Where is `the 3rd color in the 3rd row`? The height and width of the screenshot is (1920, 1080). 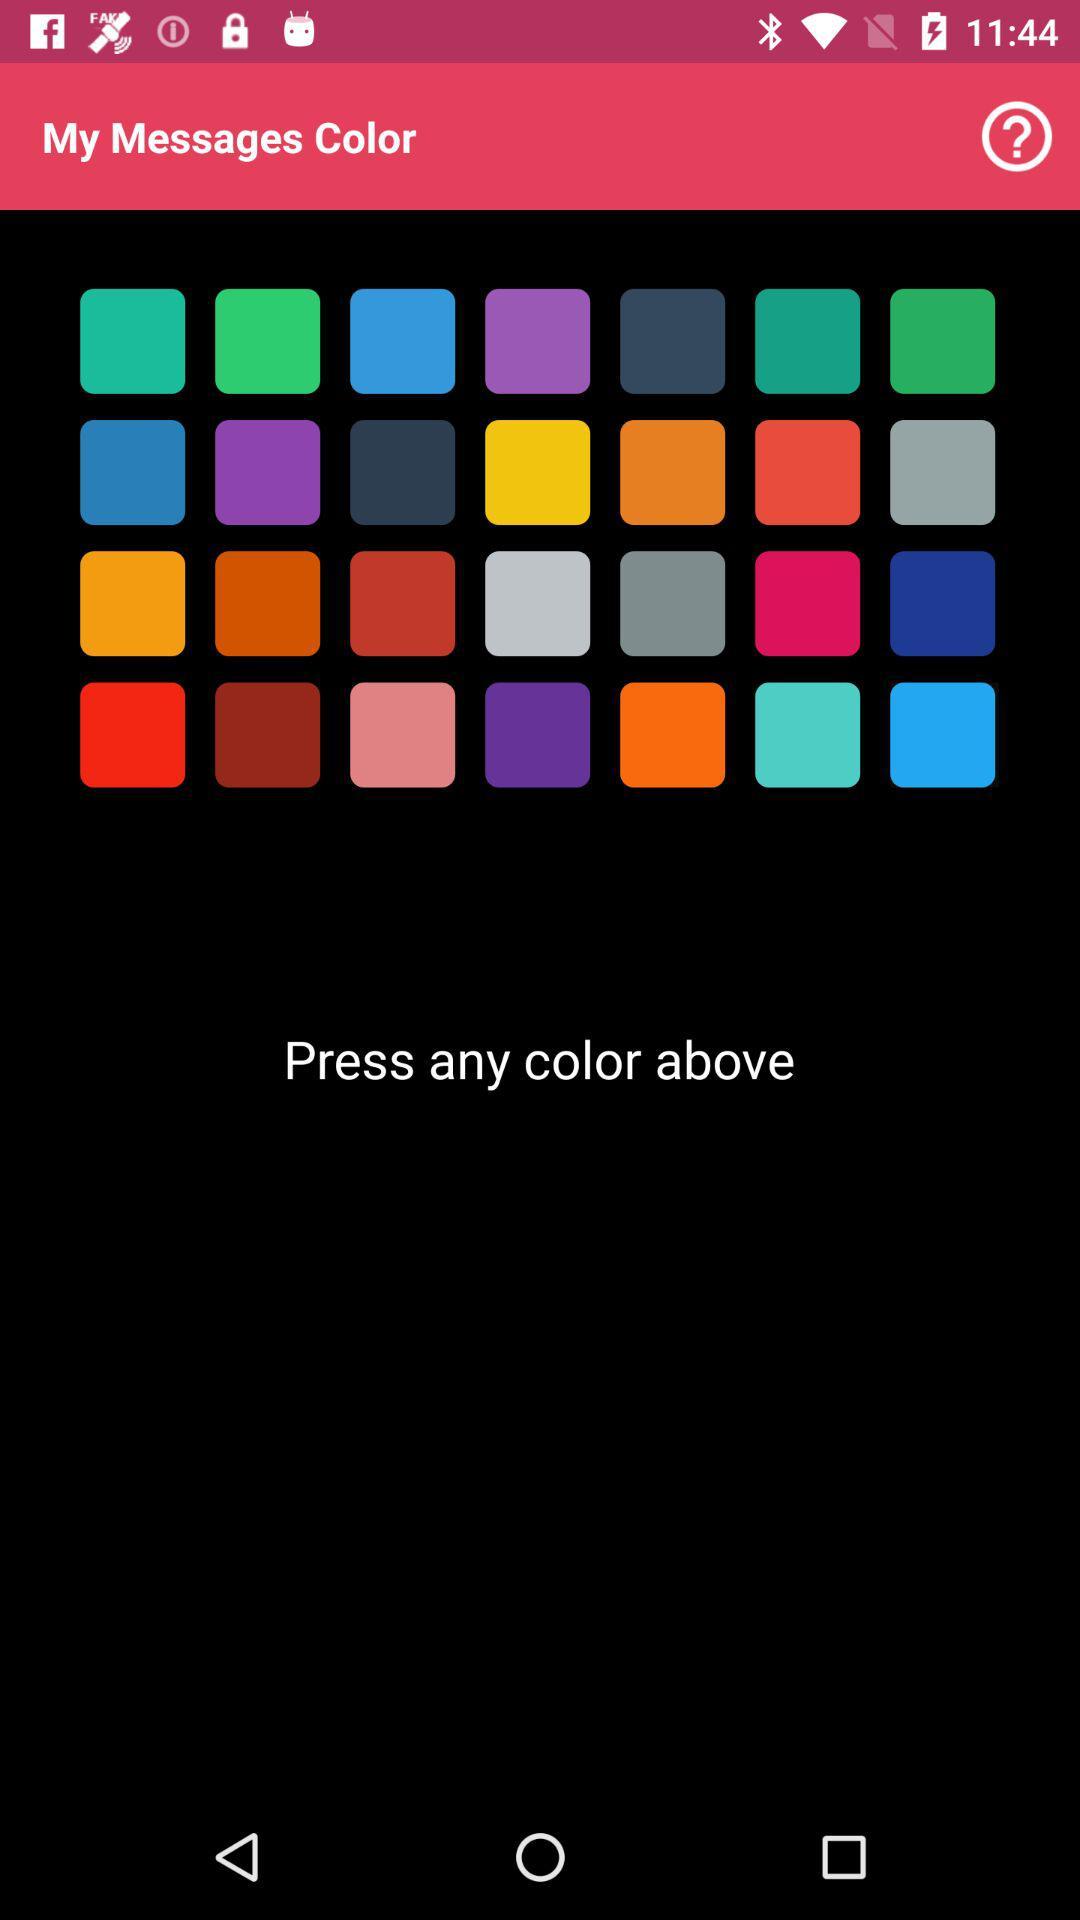
the 3rd color in the 3rd row is located at coordinates (402, 602).